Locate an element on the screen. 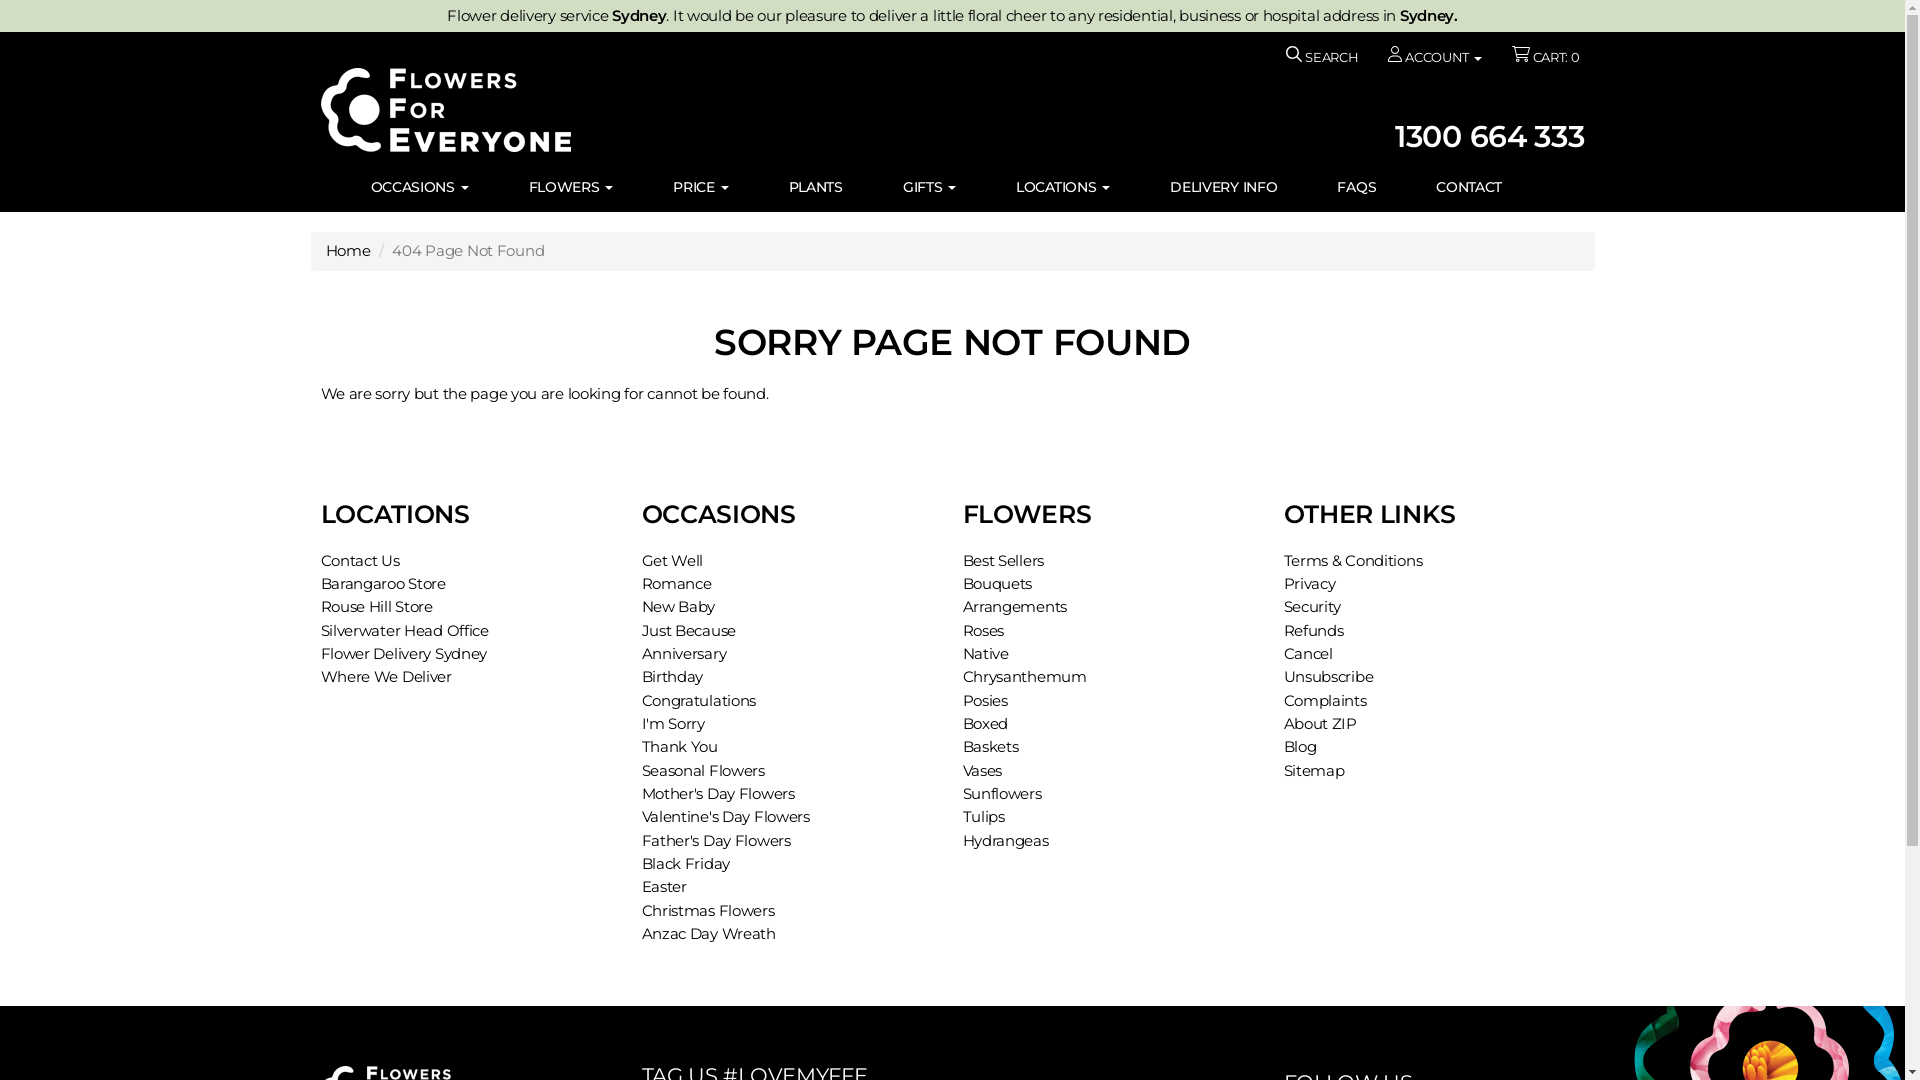 This screenshot has width=1920, height=1080. 'Contact Us' is located at coordinates (359, 560).